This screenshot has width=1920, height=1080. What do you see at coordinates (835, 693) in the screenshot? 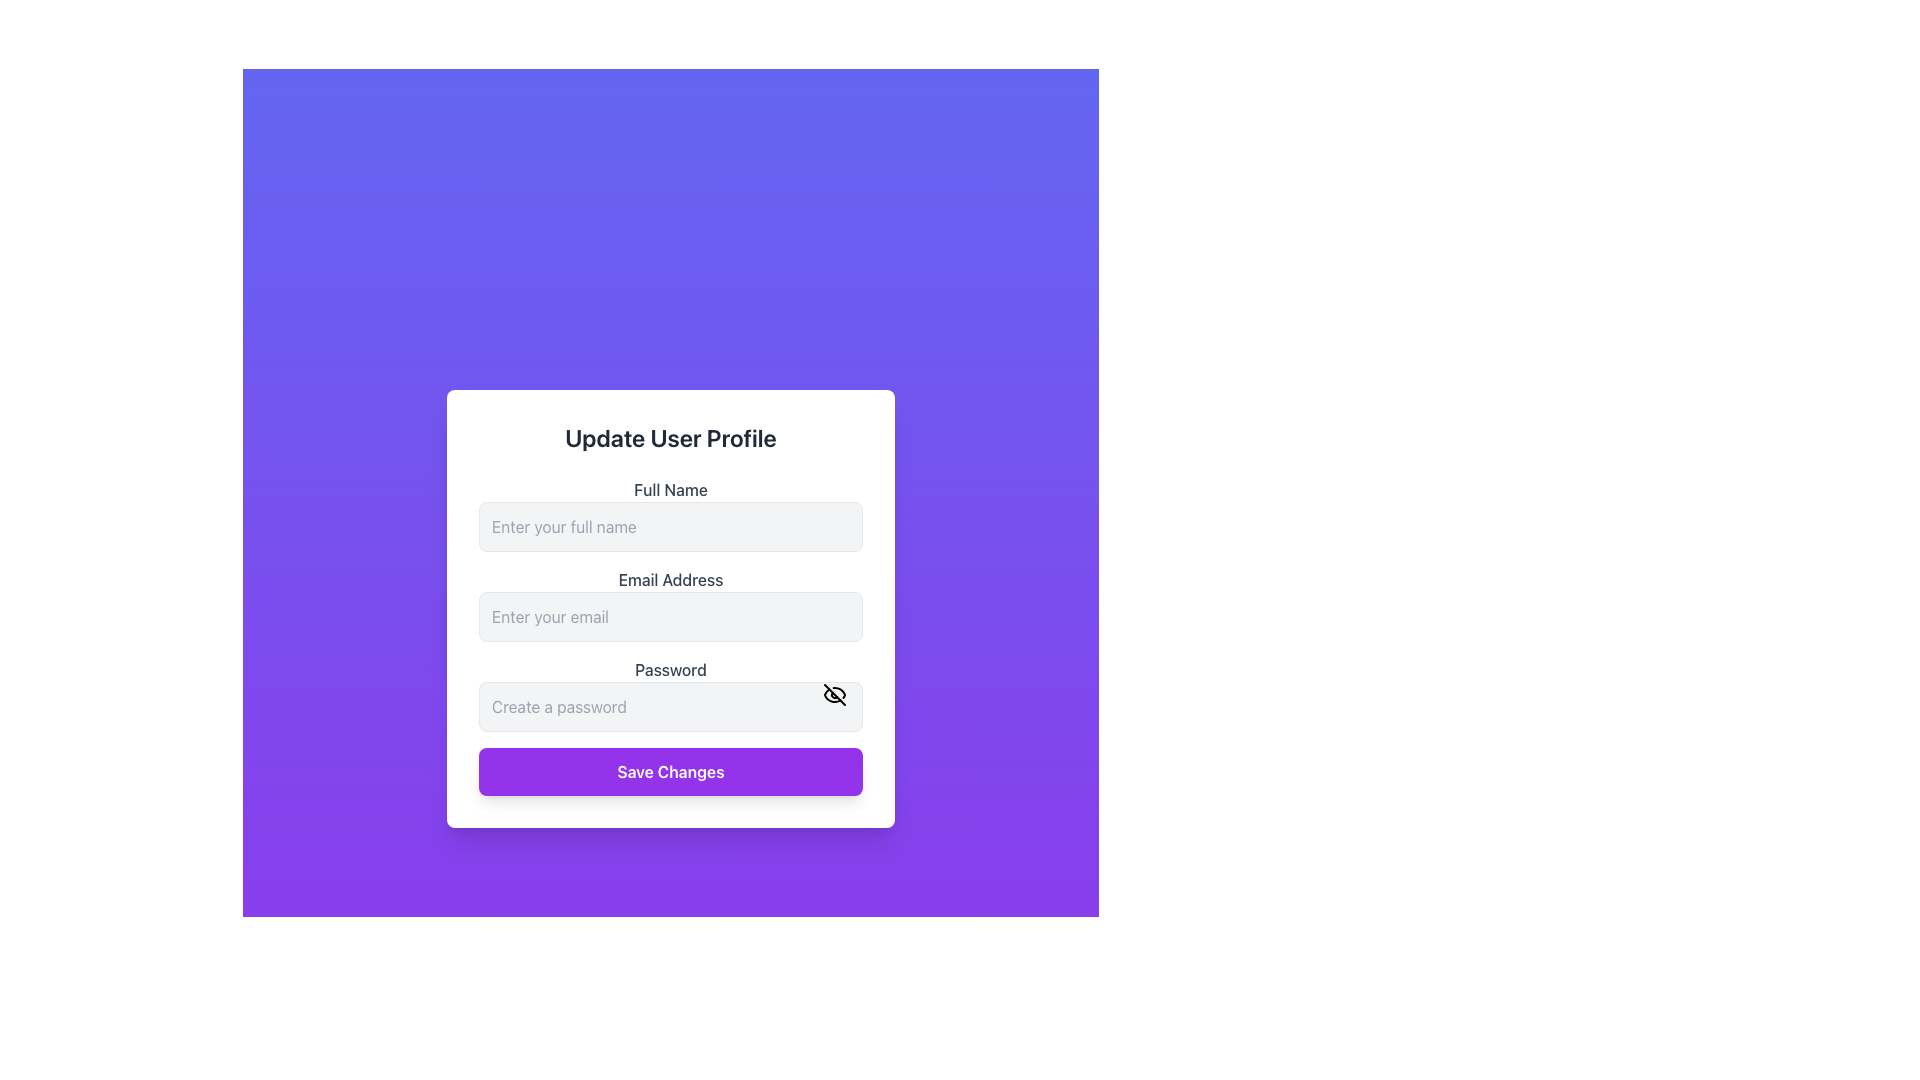
I see `the eye icon with a diagonal stroke inside the button` at bounding box center [835, 693].